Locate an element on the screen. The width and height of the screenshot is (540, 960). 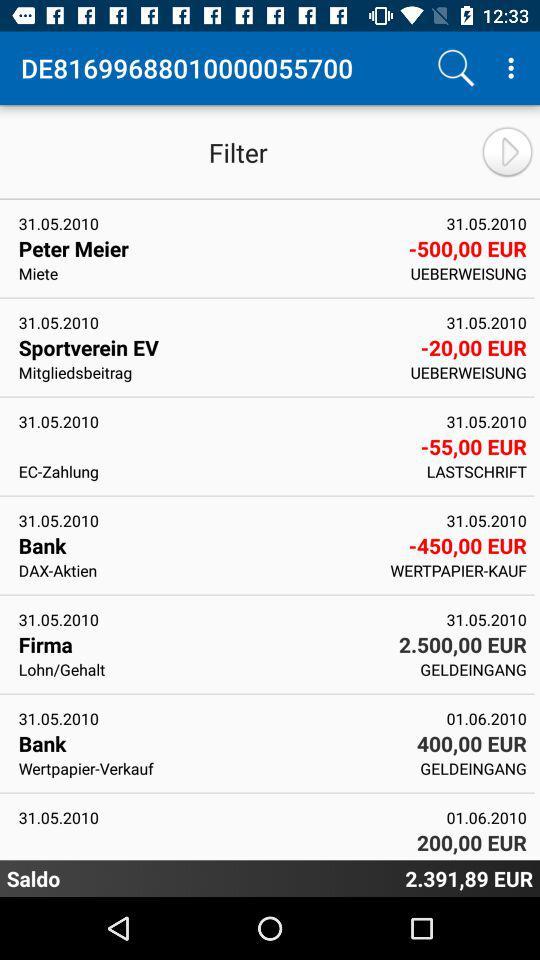
the app below the peter meier is located at coordinates (207, 272).